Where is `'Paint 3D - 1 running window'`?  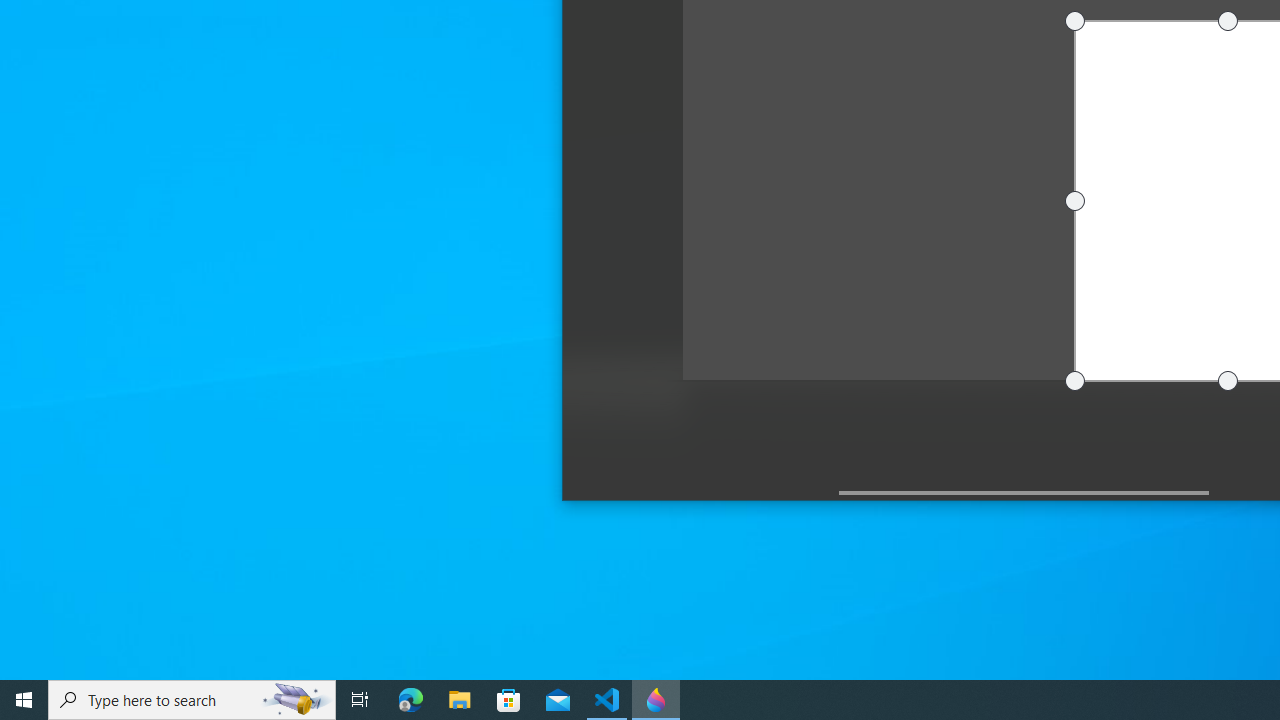
'Paint 3D - 1 running window' is located at coordinates (656, 698).